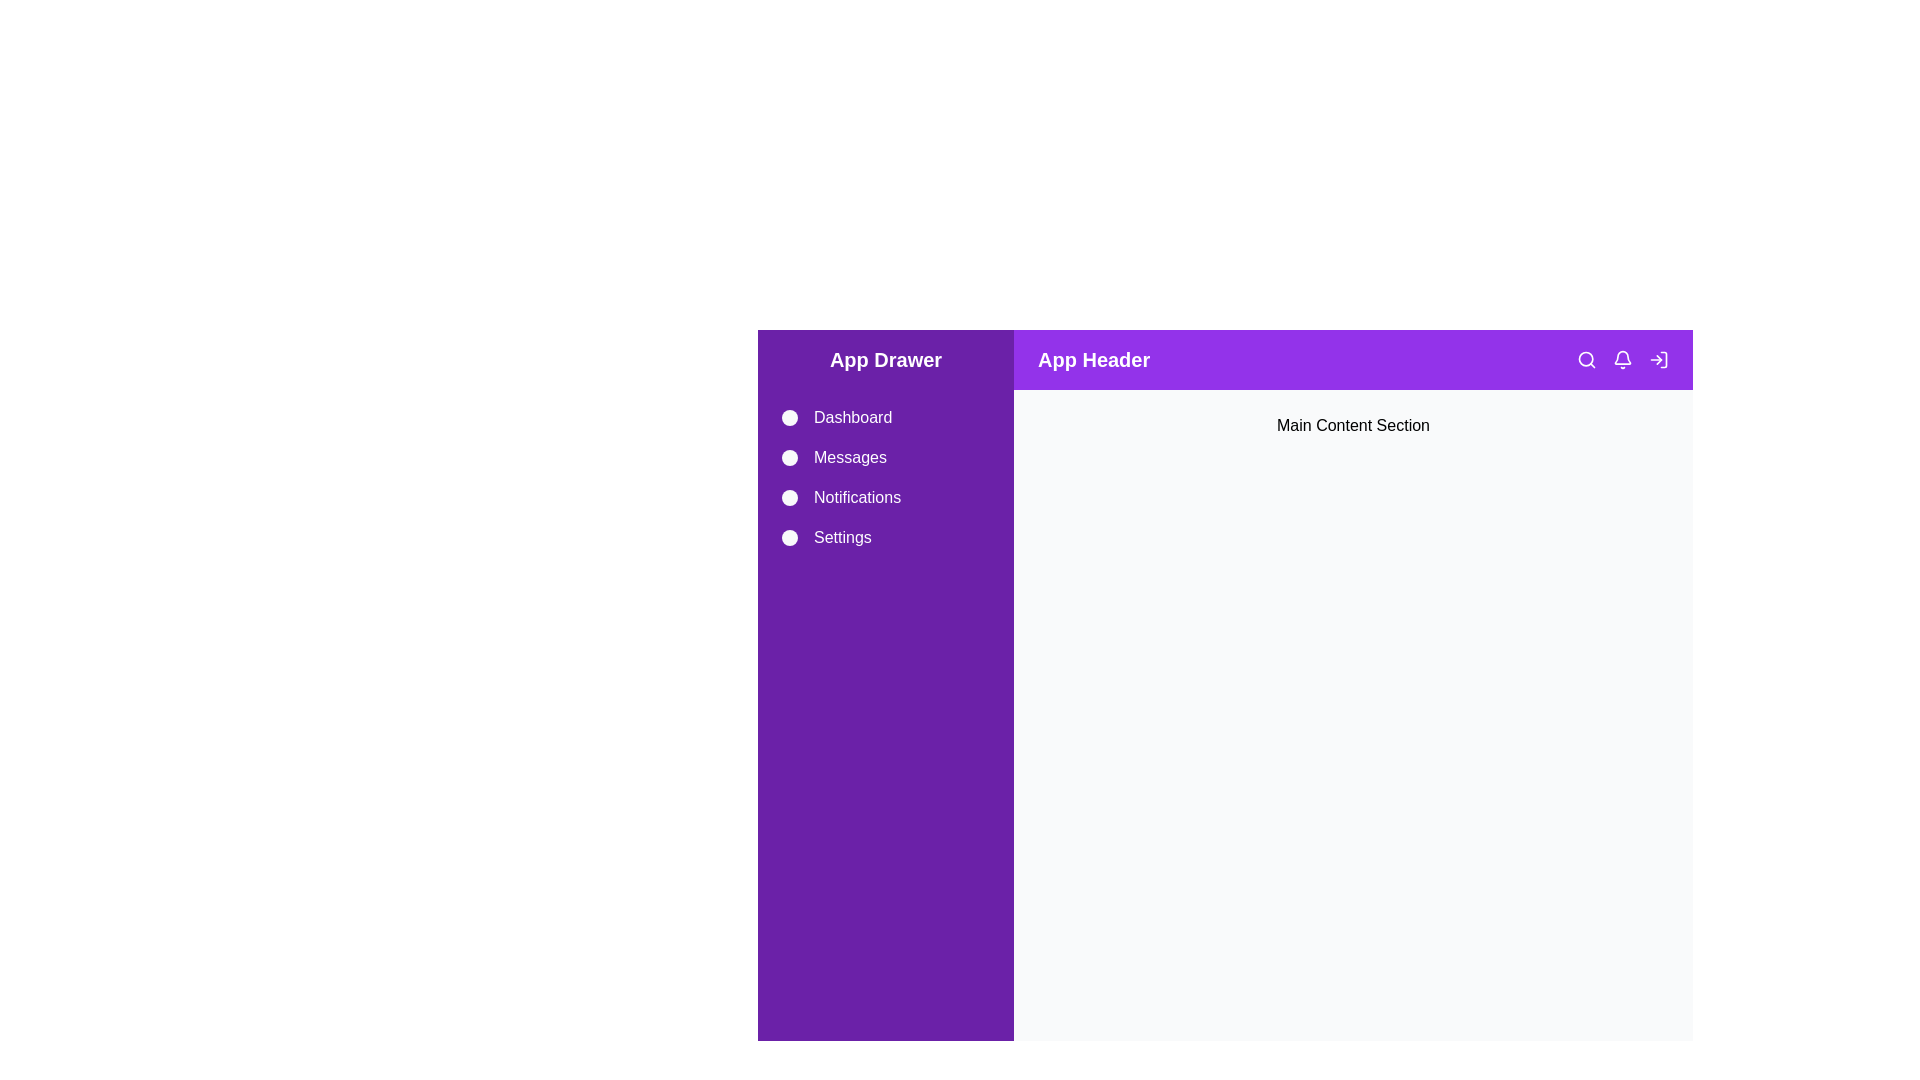 This screenshot has width=1920, height=1080. I want to click on the Dashboard drawer item to navigate, so click(885, 416).